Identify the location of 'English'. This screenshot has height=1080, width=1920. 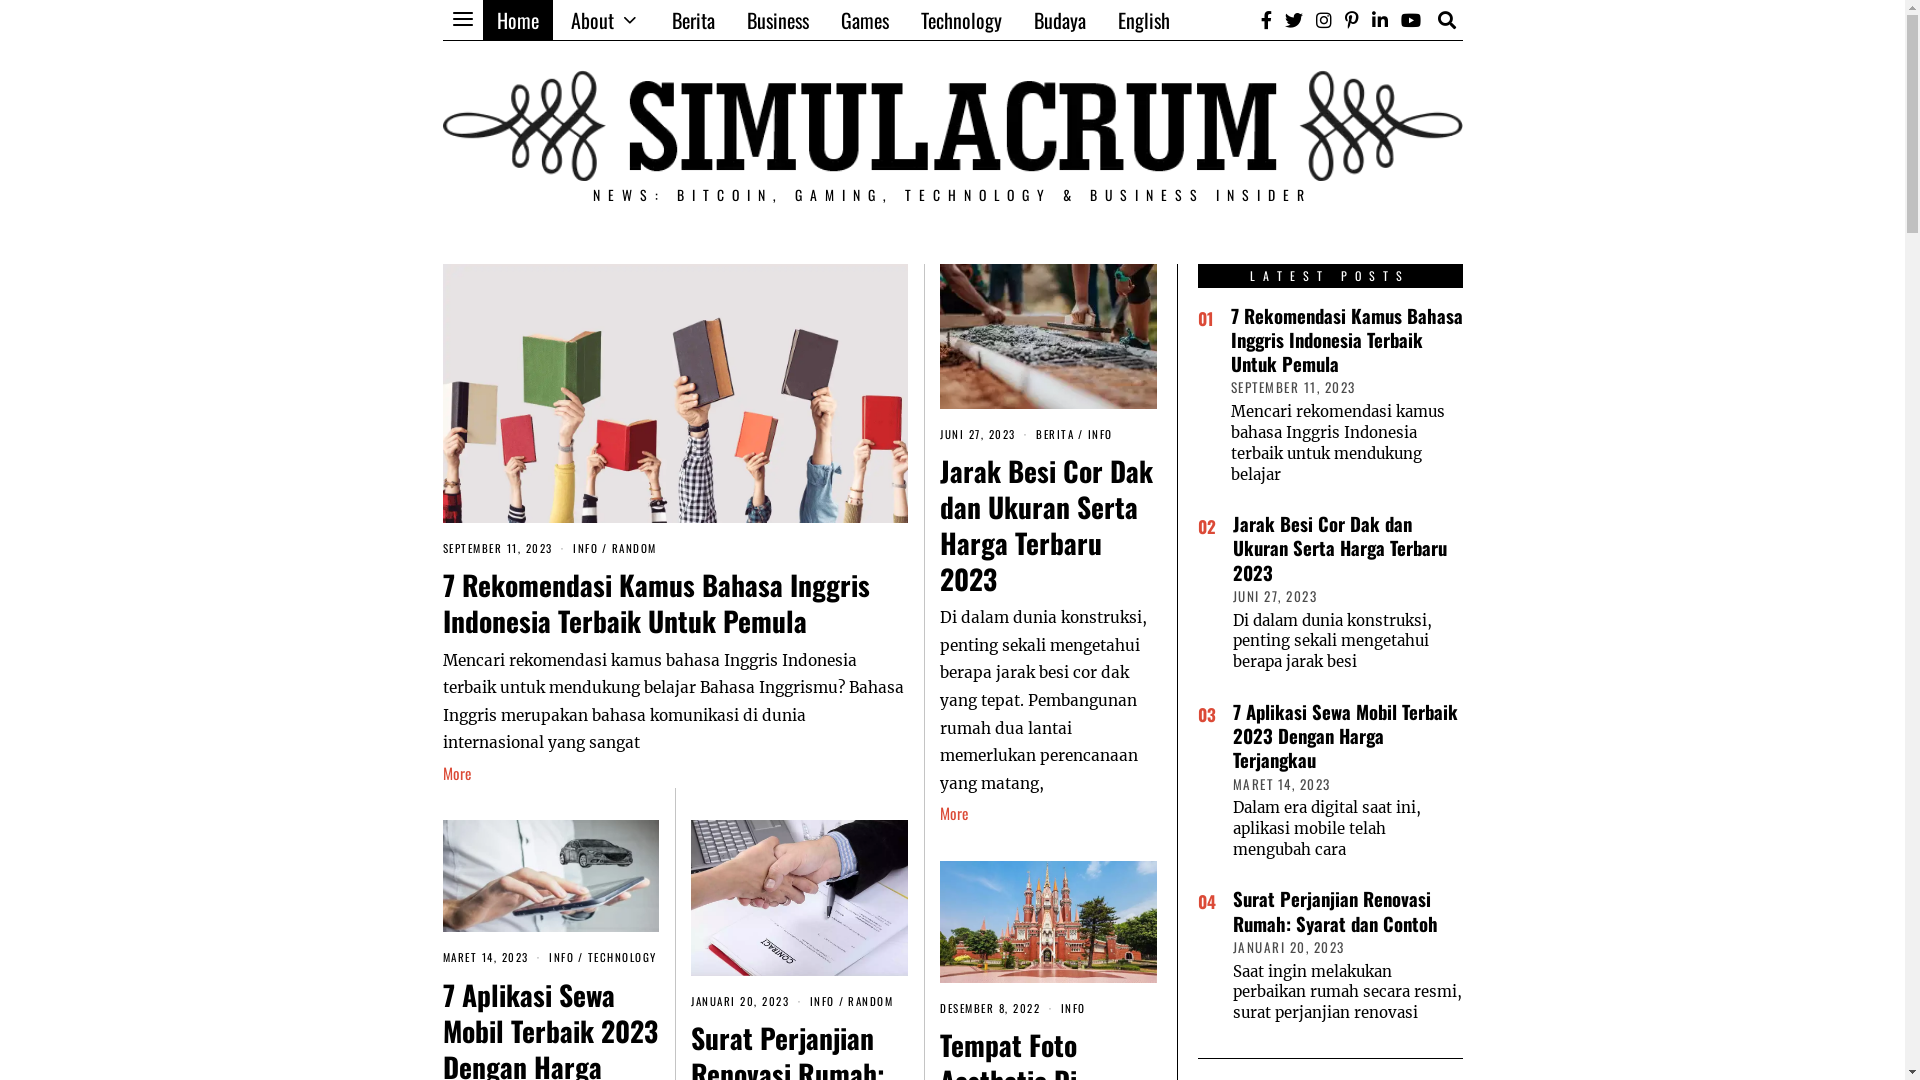
(1143, 19).